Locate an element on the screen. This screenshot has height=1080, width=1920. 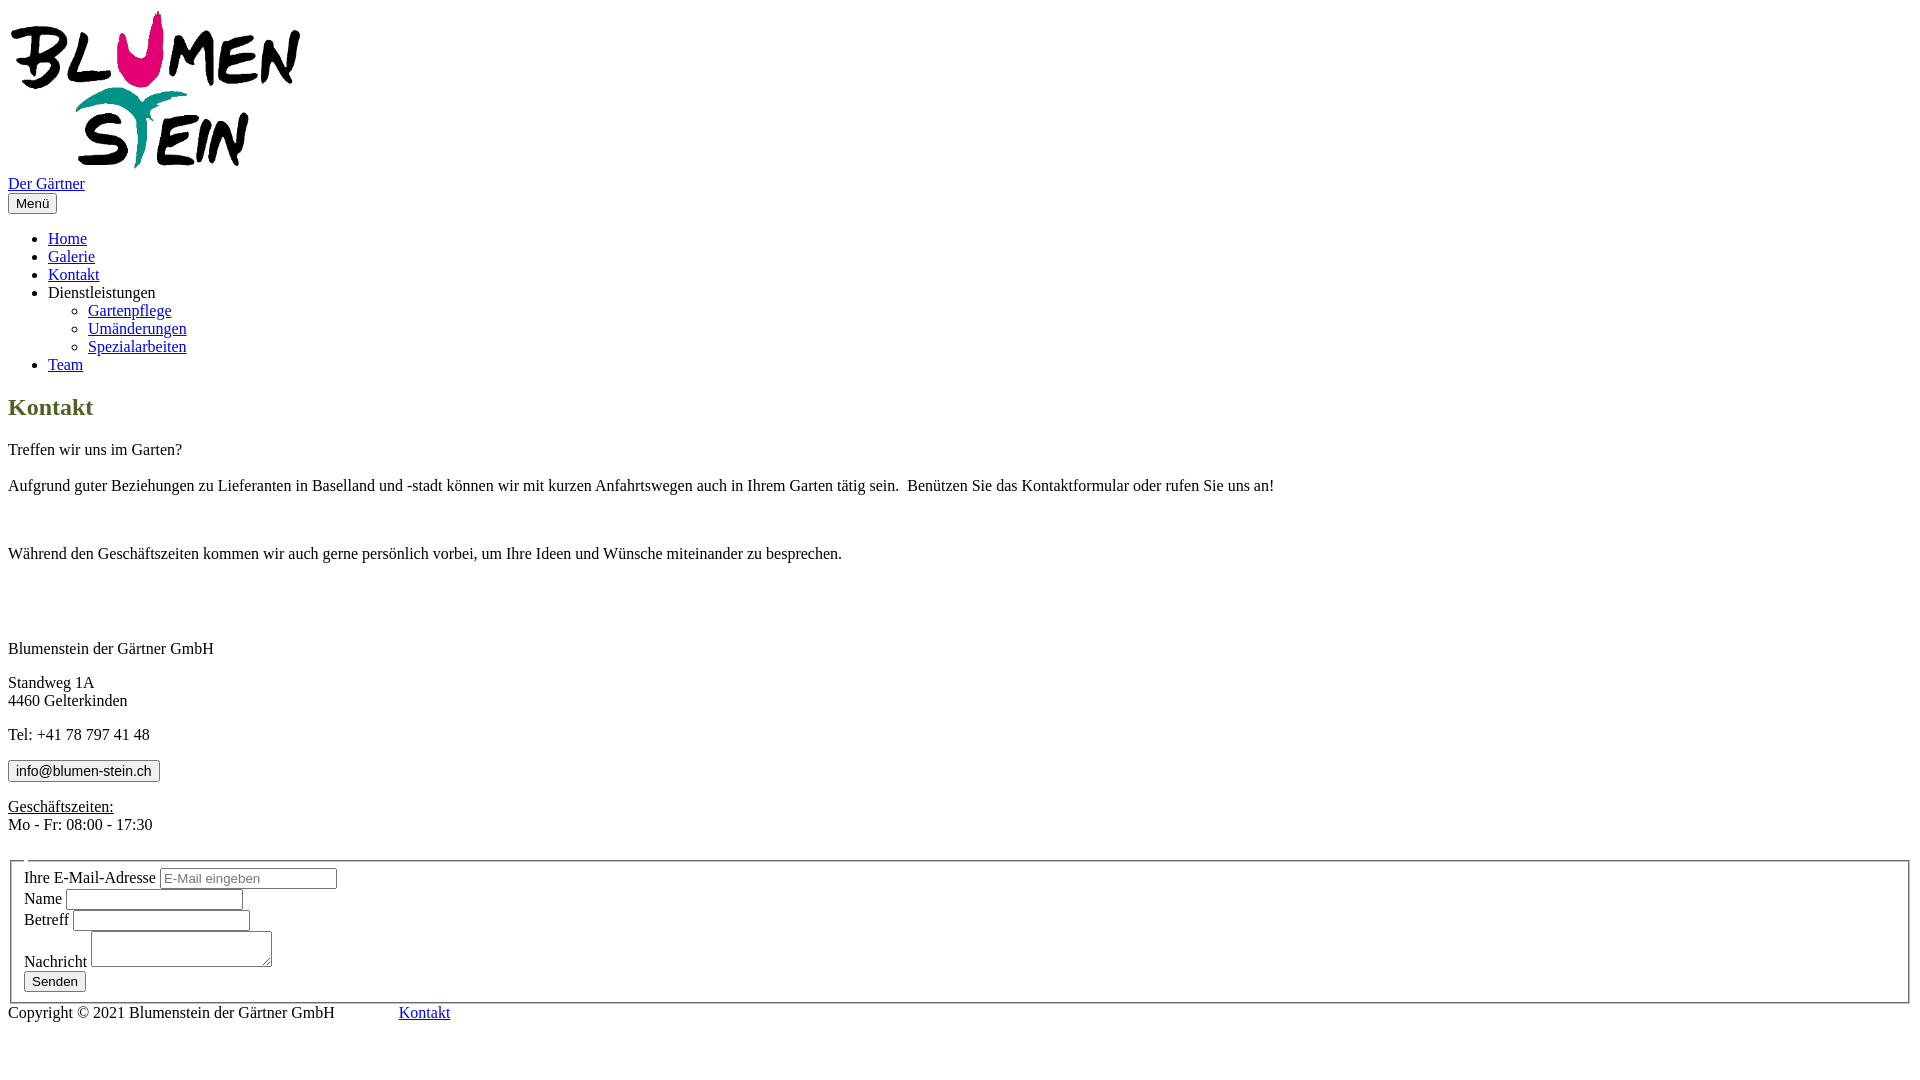
'Galerie' is located at coordinates (71, 255).